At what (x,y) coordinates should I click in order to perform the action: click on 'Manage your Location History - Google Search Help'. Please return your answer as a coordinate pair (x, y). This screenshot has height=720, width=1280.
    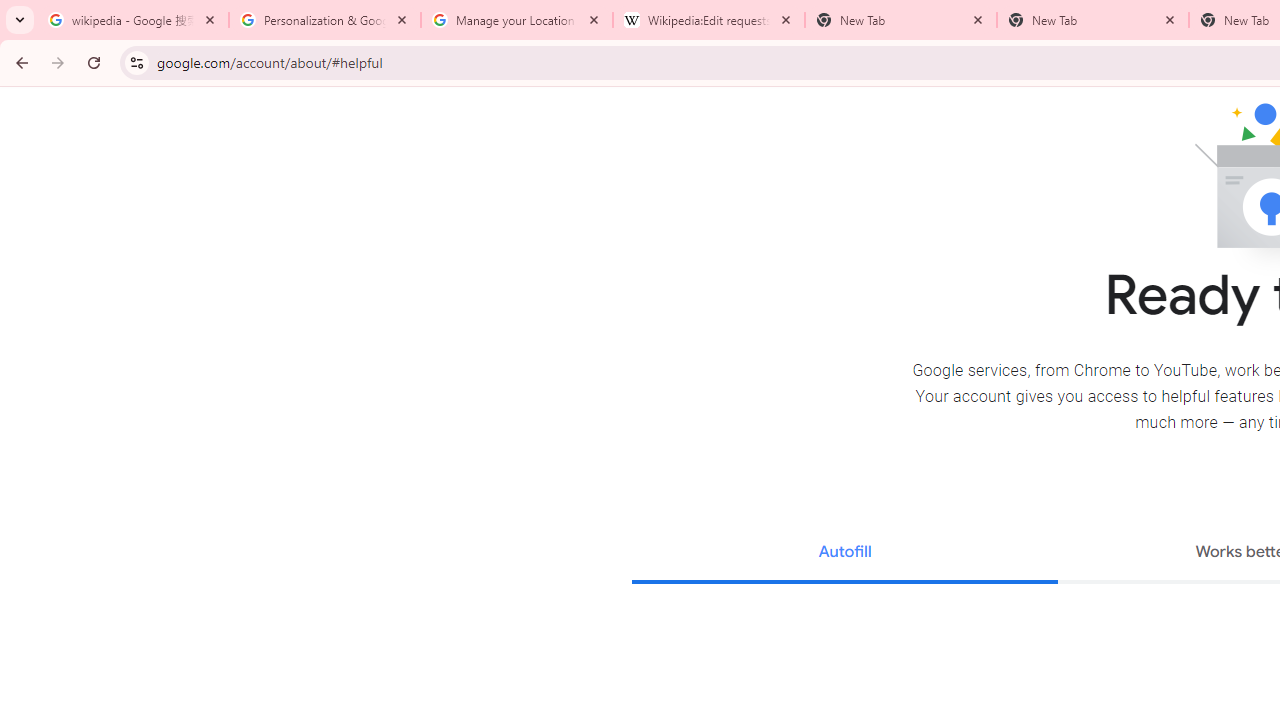
    Looking at the image, I should click on (517, 20).